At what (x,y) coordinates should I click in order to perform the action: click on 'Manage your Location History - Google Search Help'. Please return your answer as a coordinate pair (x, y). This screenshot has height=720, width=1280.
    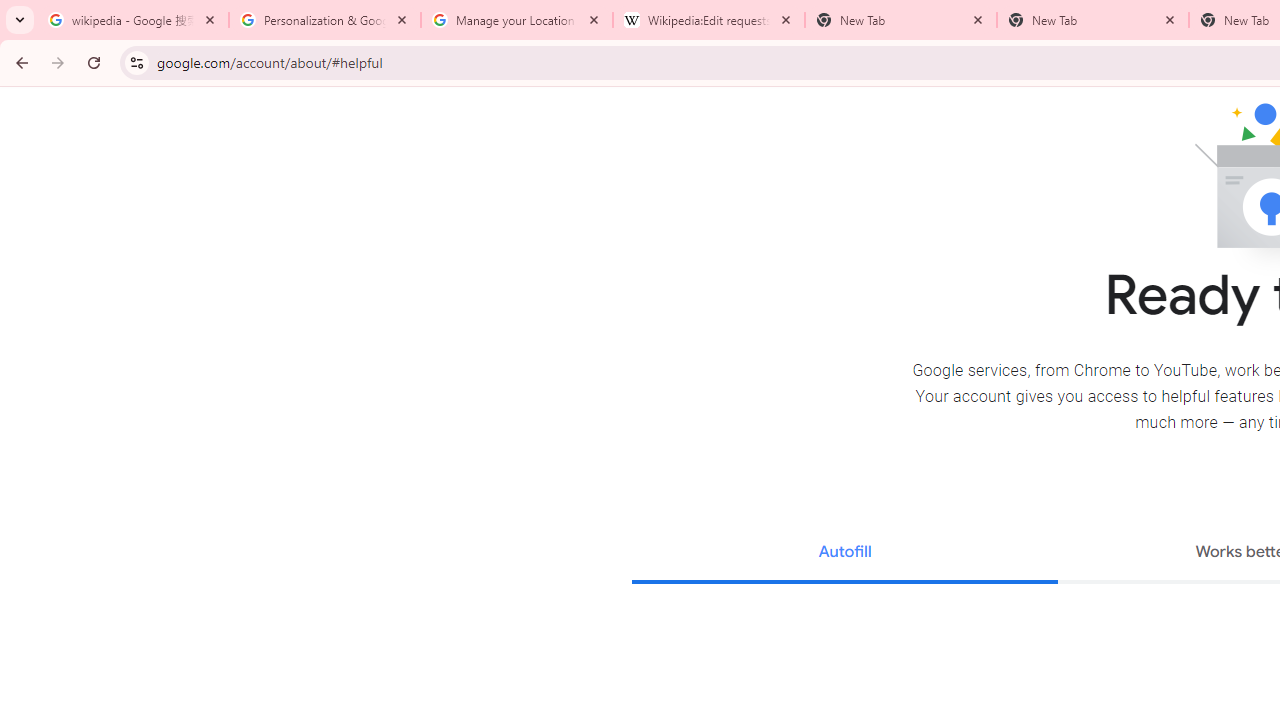
    Looking at the image, I should click on (517, 20).